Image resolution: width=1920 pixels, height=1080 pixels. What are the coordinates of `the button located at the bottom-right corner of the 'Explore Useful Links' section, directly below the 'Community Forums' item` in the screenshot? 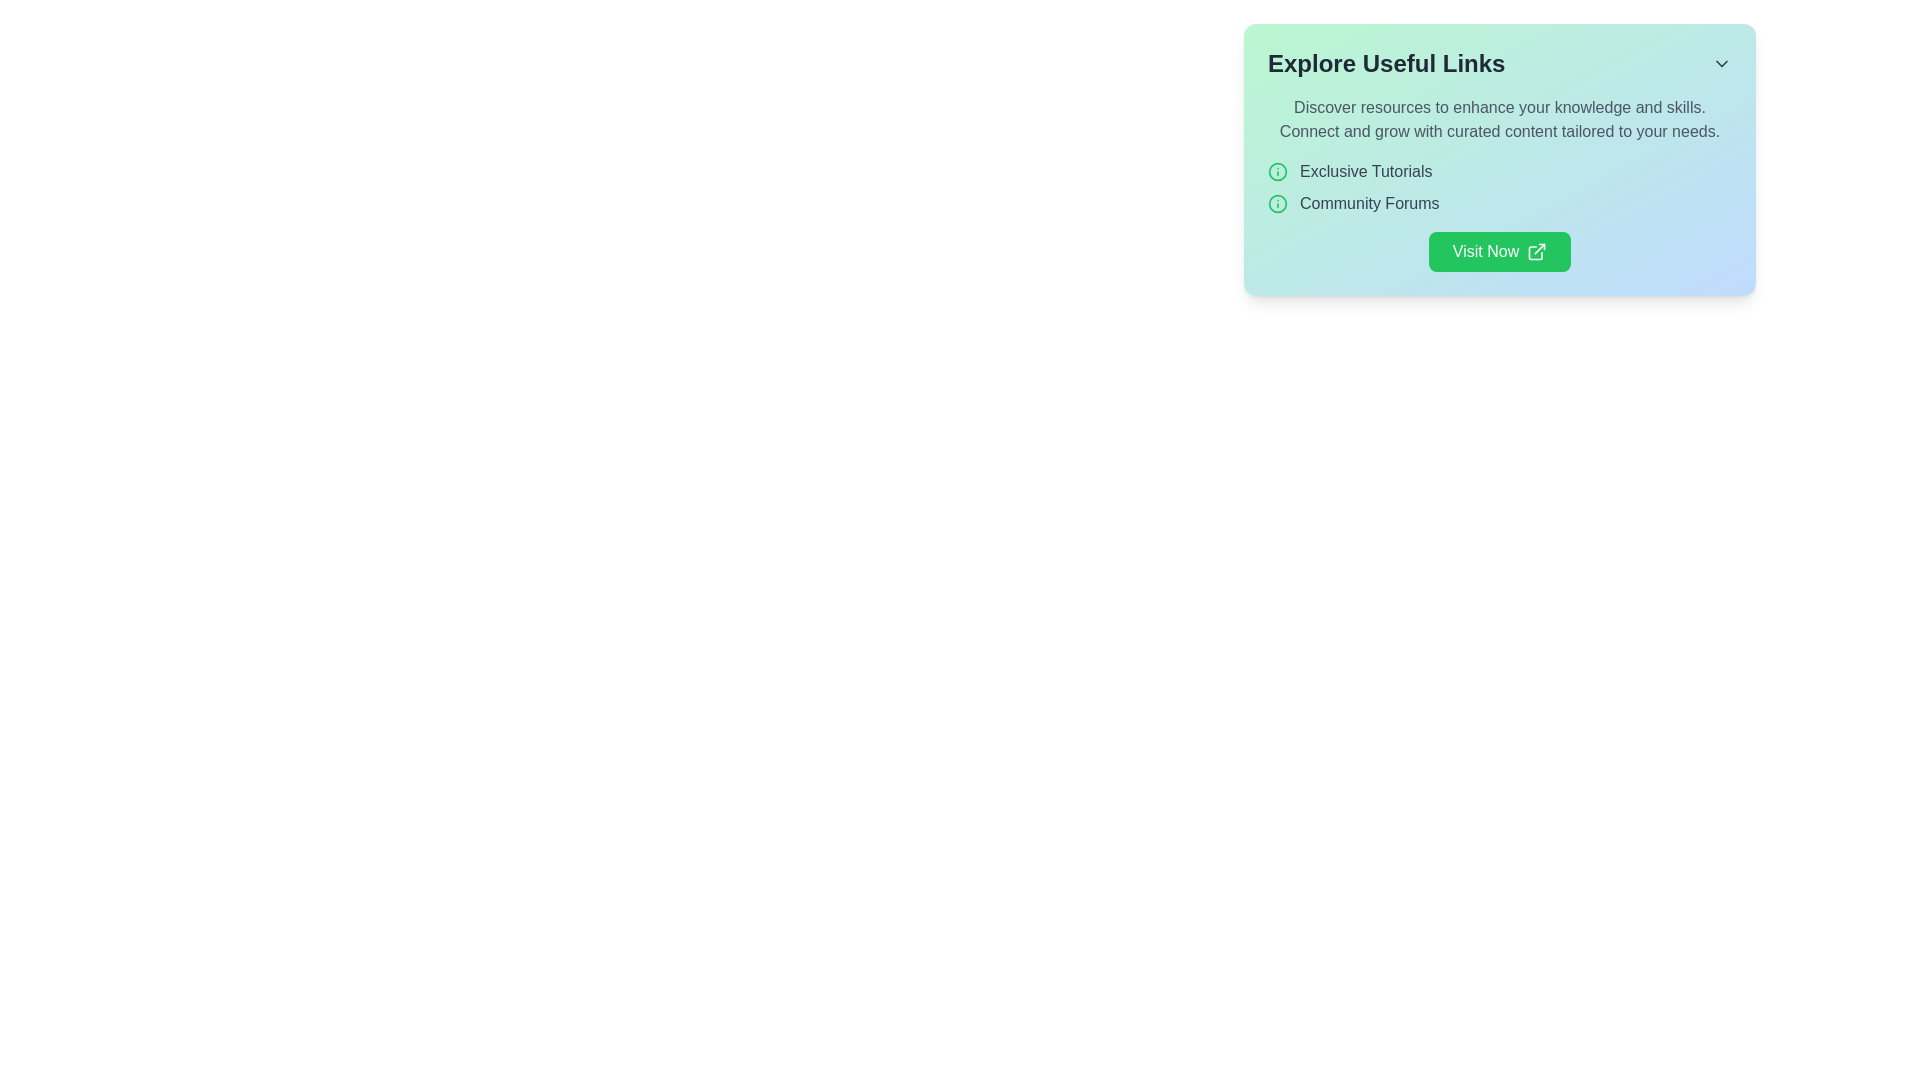 It's located at (1499, 250).